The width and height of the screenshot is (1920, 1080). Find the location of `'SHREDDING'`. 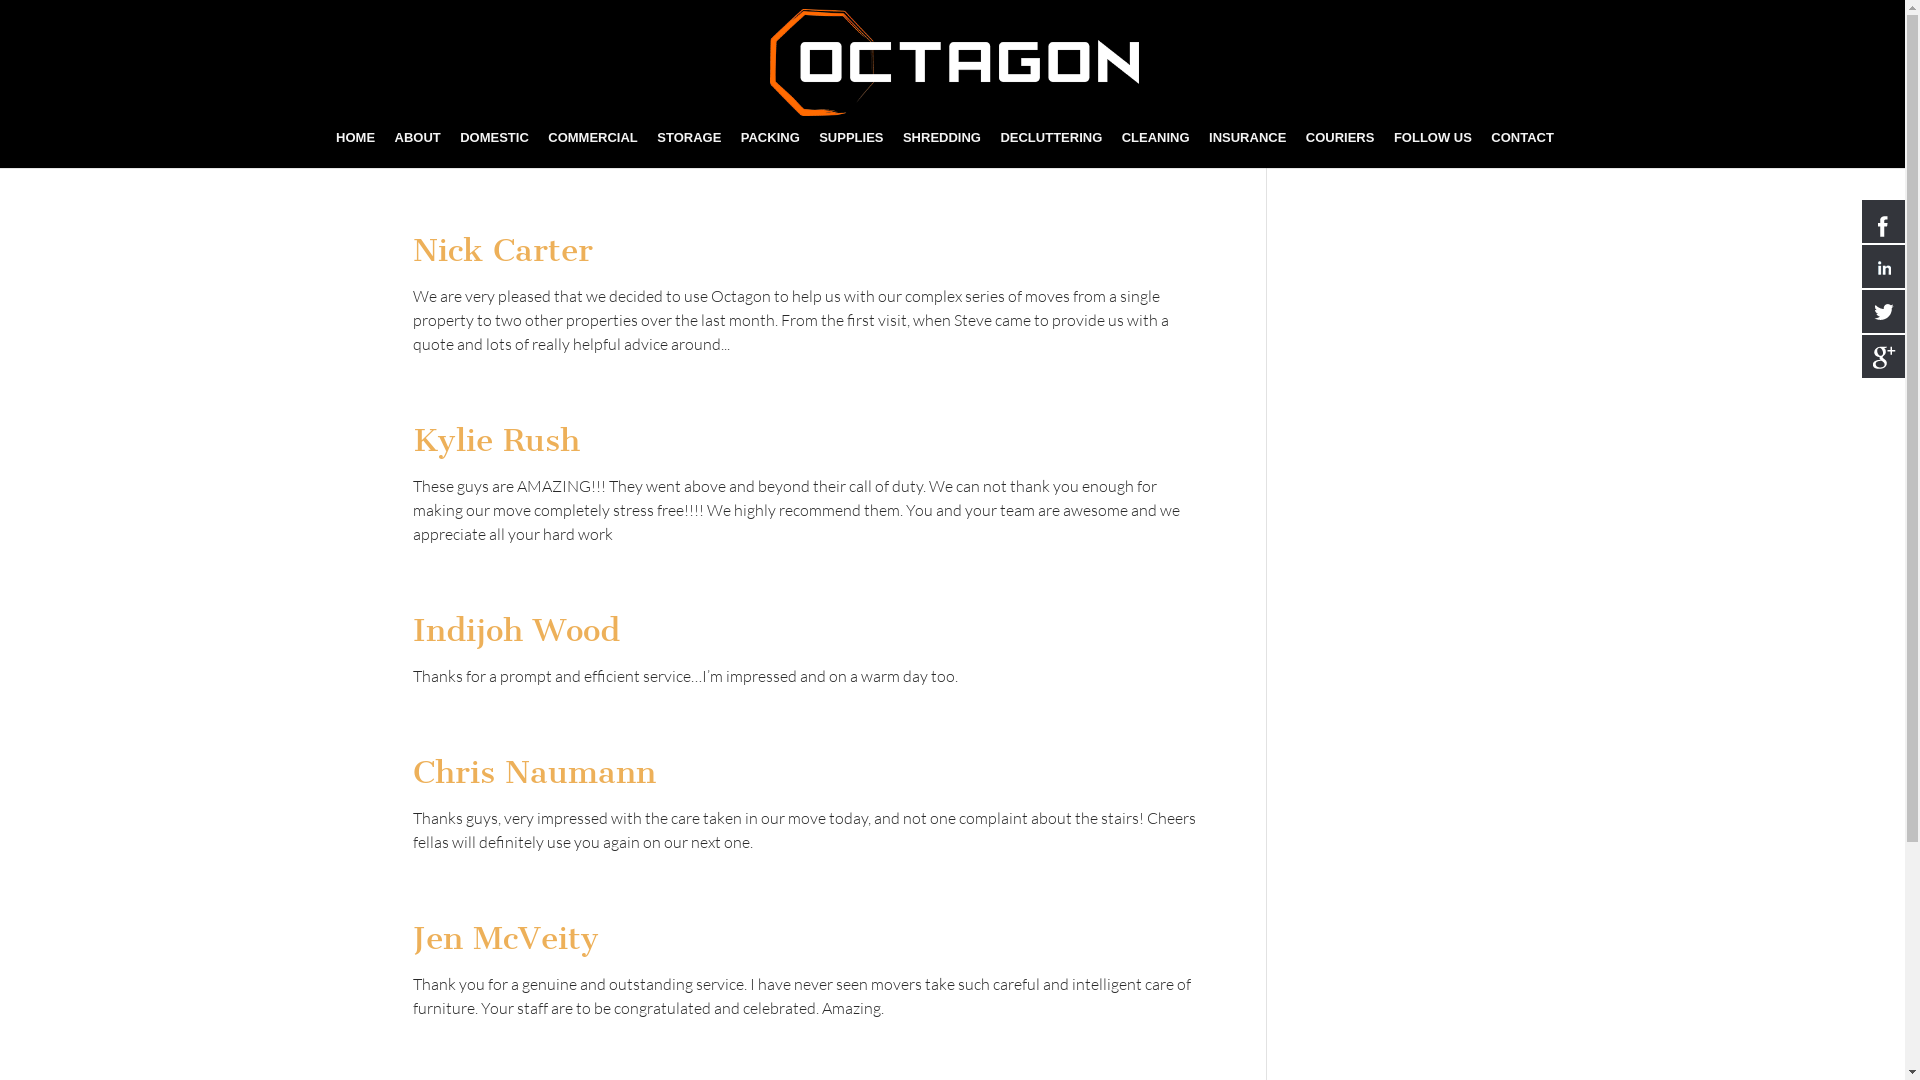

'SHREDDING' is located at coordinates (940, 148).